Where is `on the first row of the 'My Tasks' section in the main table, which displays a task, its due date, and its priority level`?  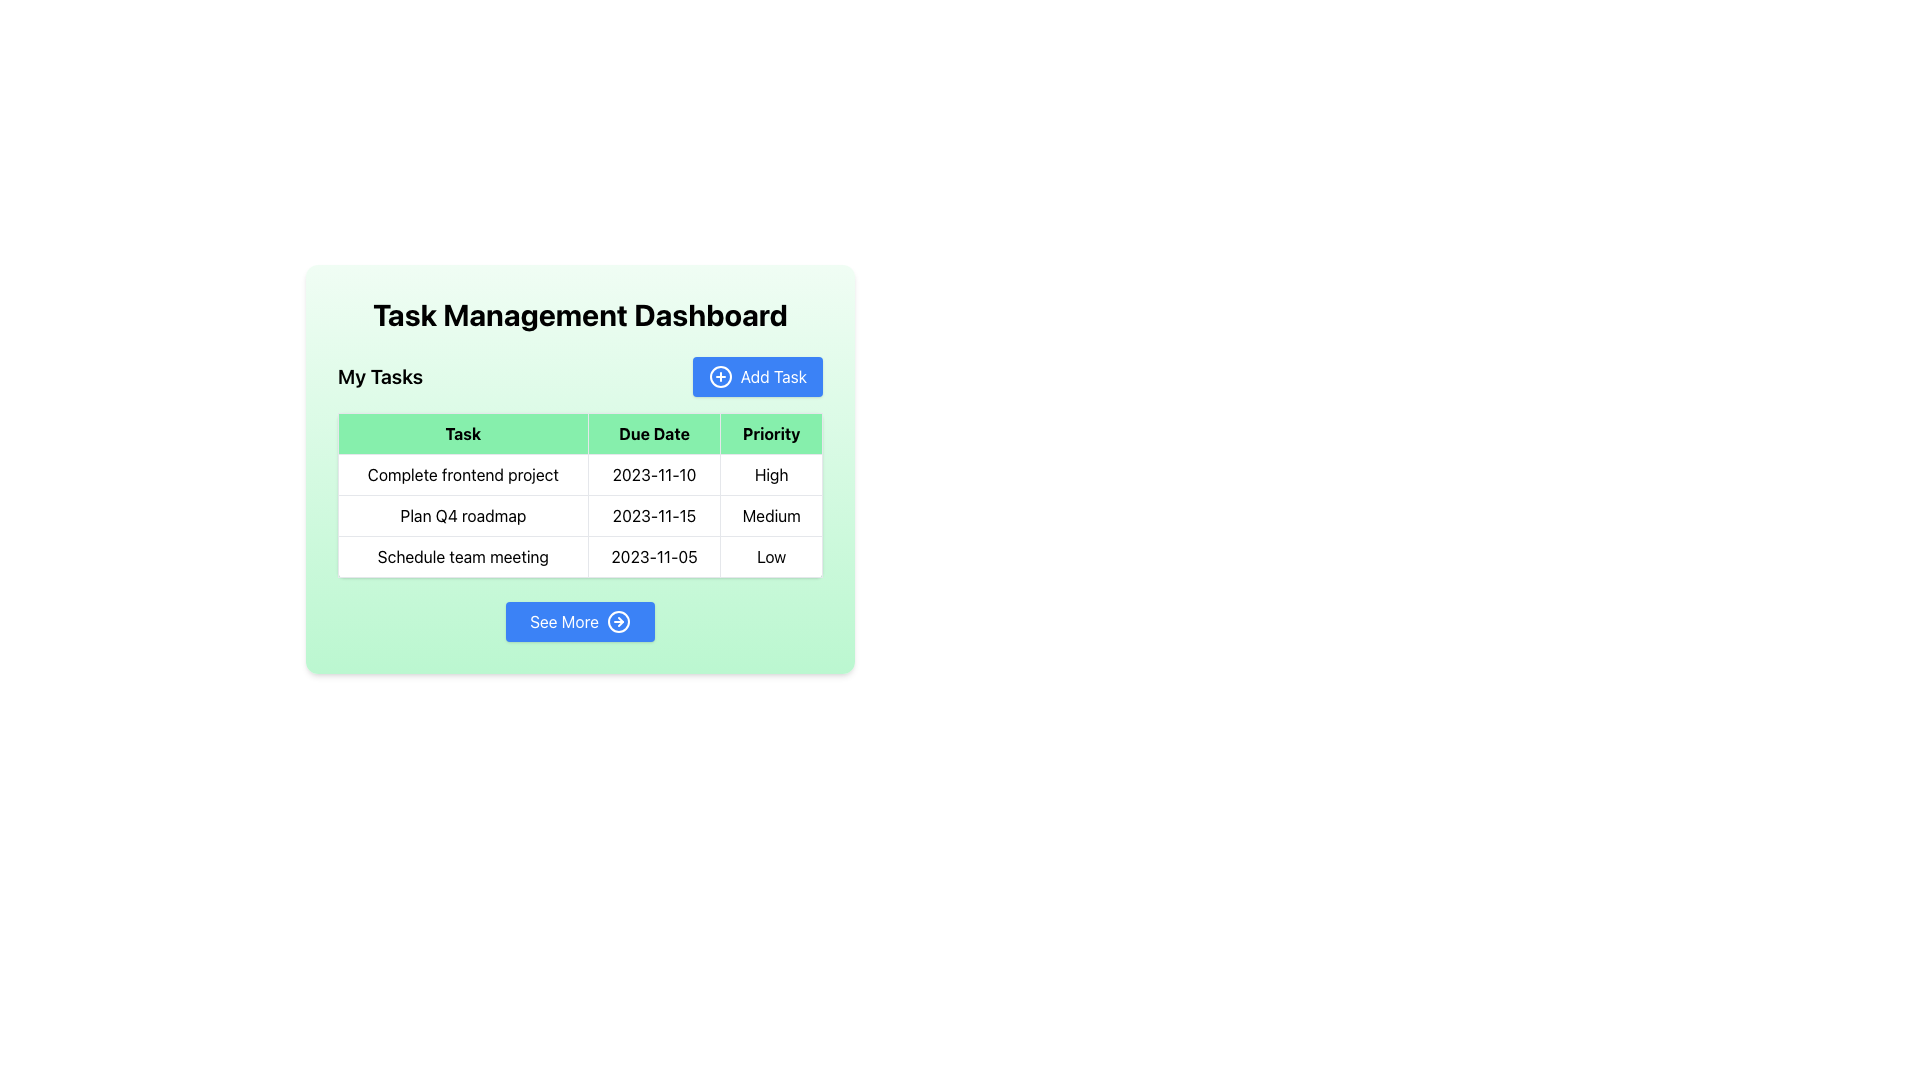 on the first row of the 'My Tasks' section in the main table, which displays a task, its due date, and its priority level is located at coordinates (579, 474).